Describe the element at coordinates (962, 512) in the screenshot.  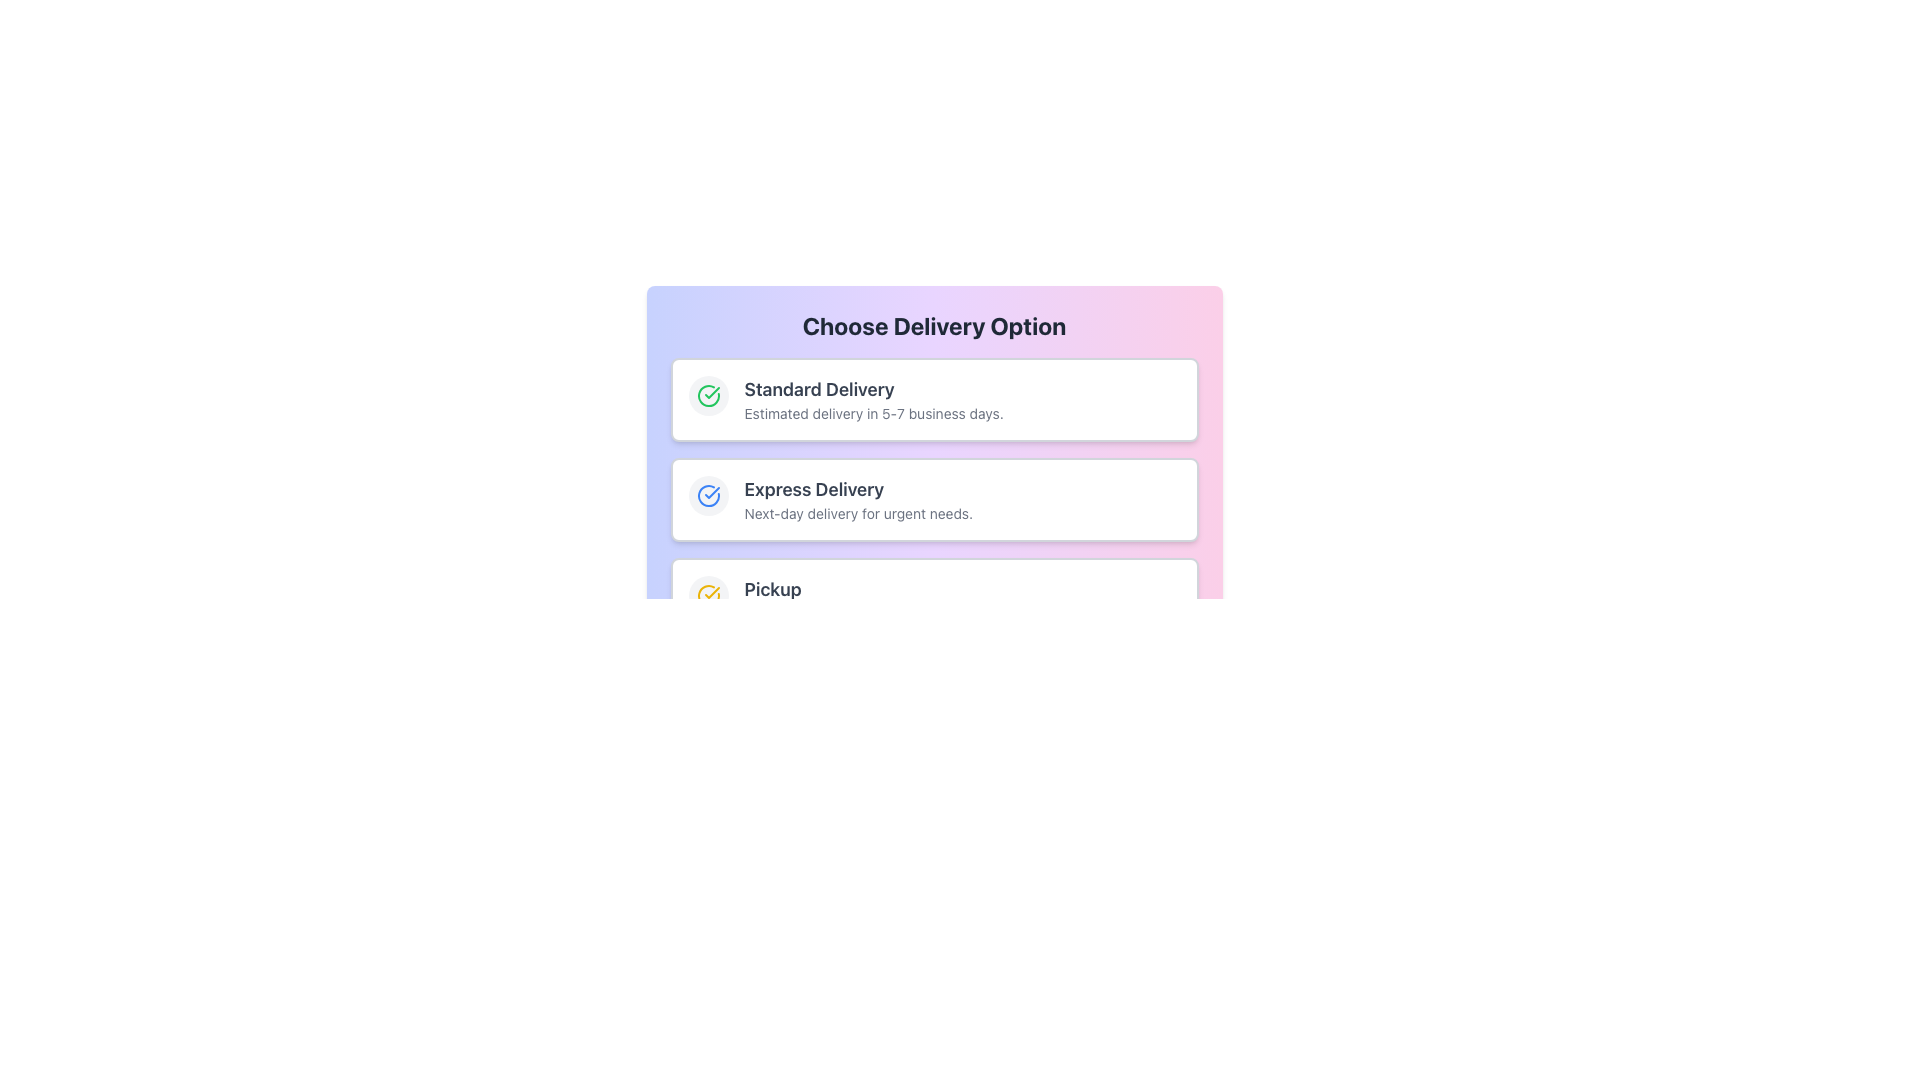
I see `text line that states 'Next-day delivery for urgent needs.' which is styled in smaller gray font and is located below the bold heading 'Express Delivery'` at that location.